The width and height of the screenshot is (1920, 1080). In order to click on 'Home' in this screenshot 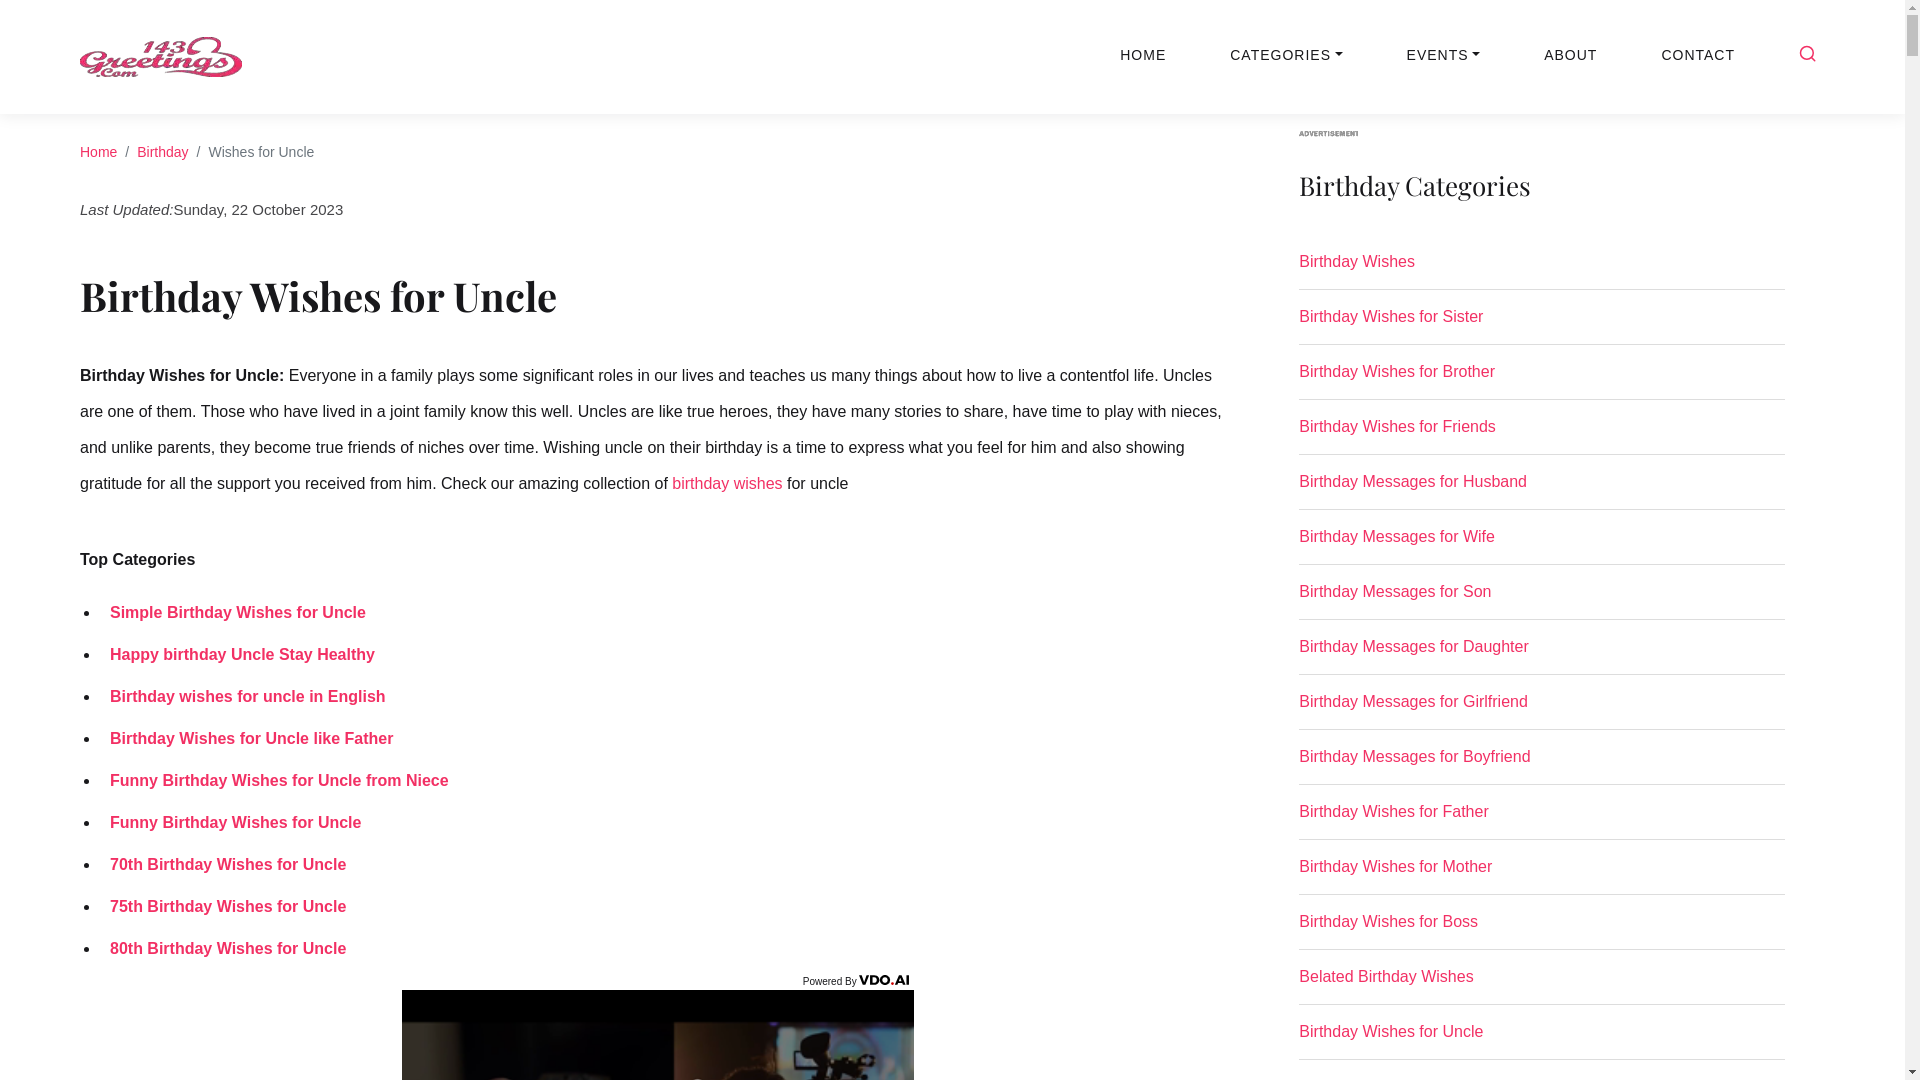, I will do `click(97, 150)`.